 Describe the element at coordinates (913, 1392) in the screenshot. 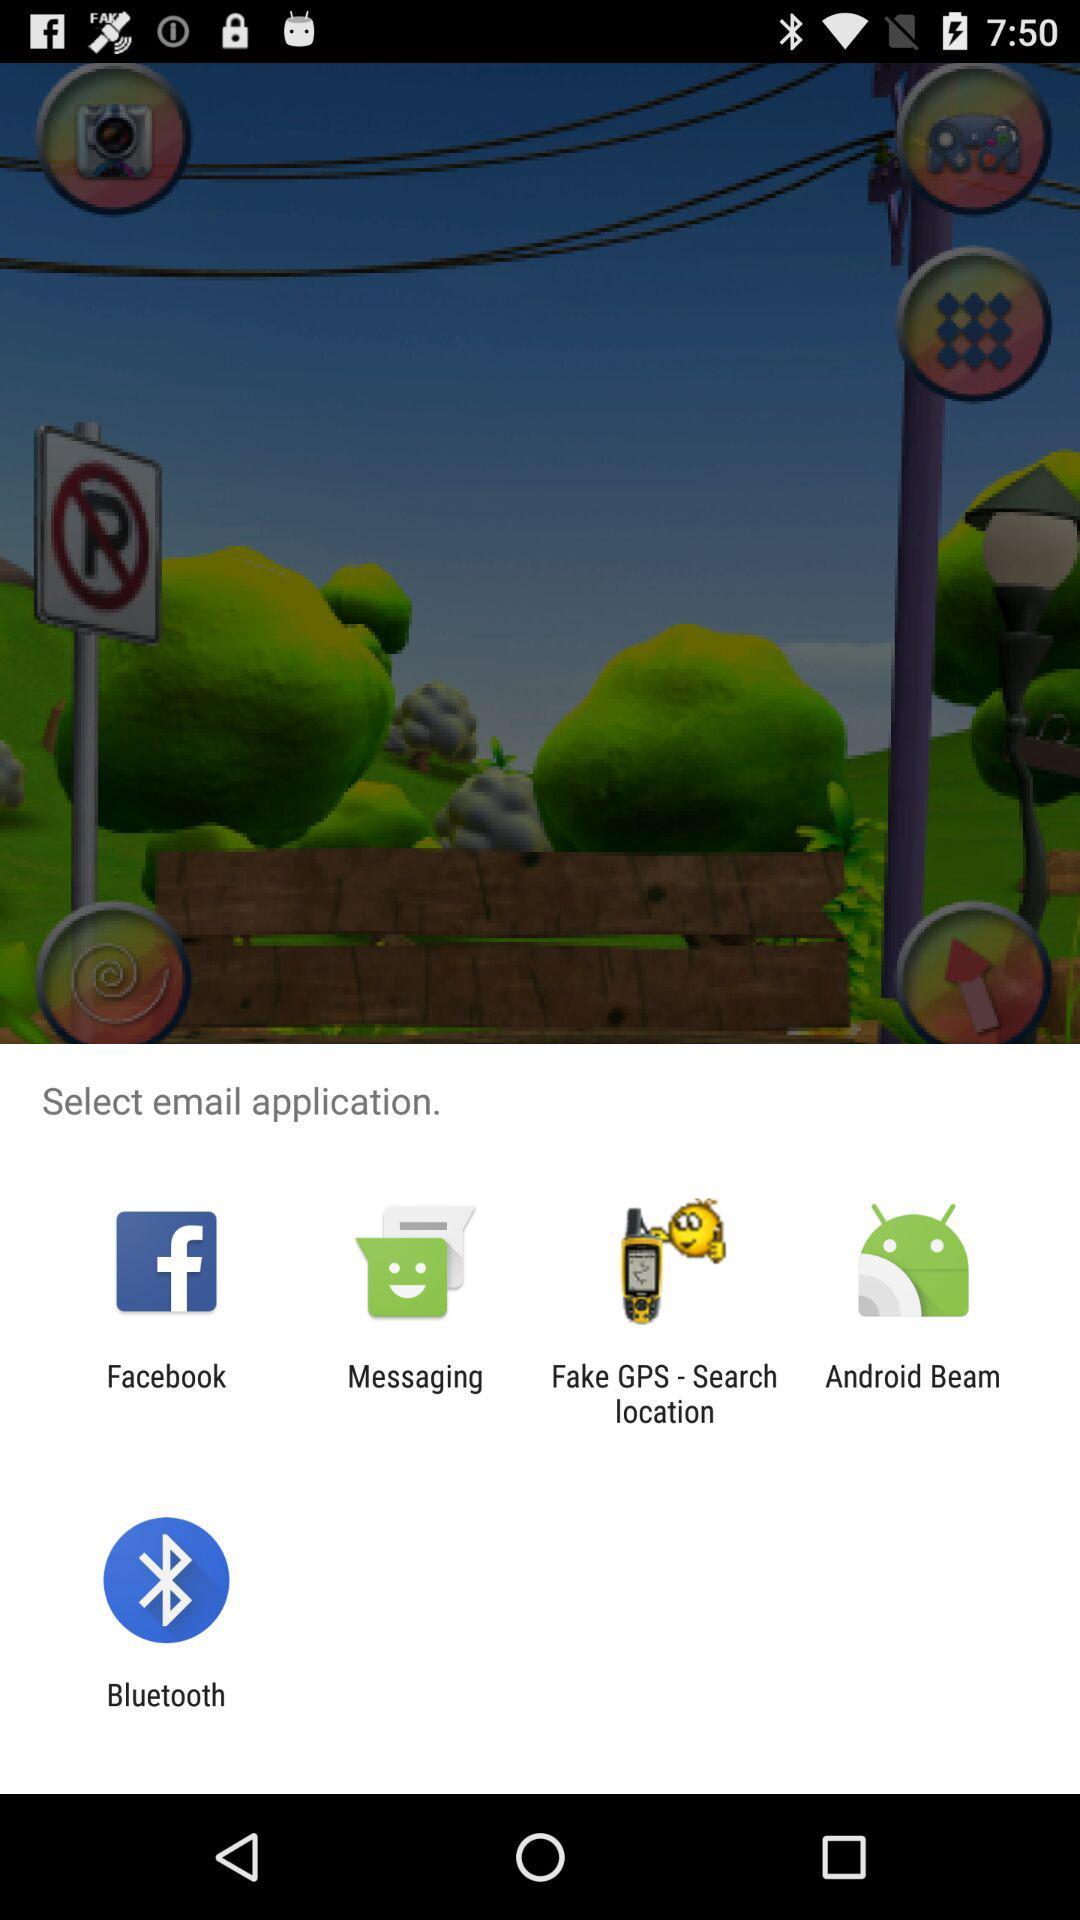

I see `icon next to fake gps search icon` at that location.